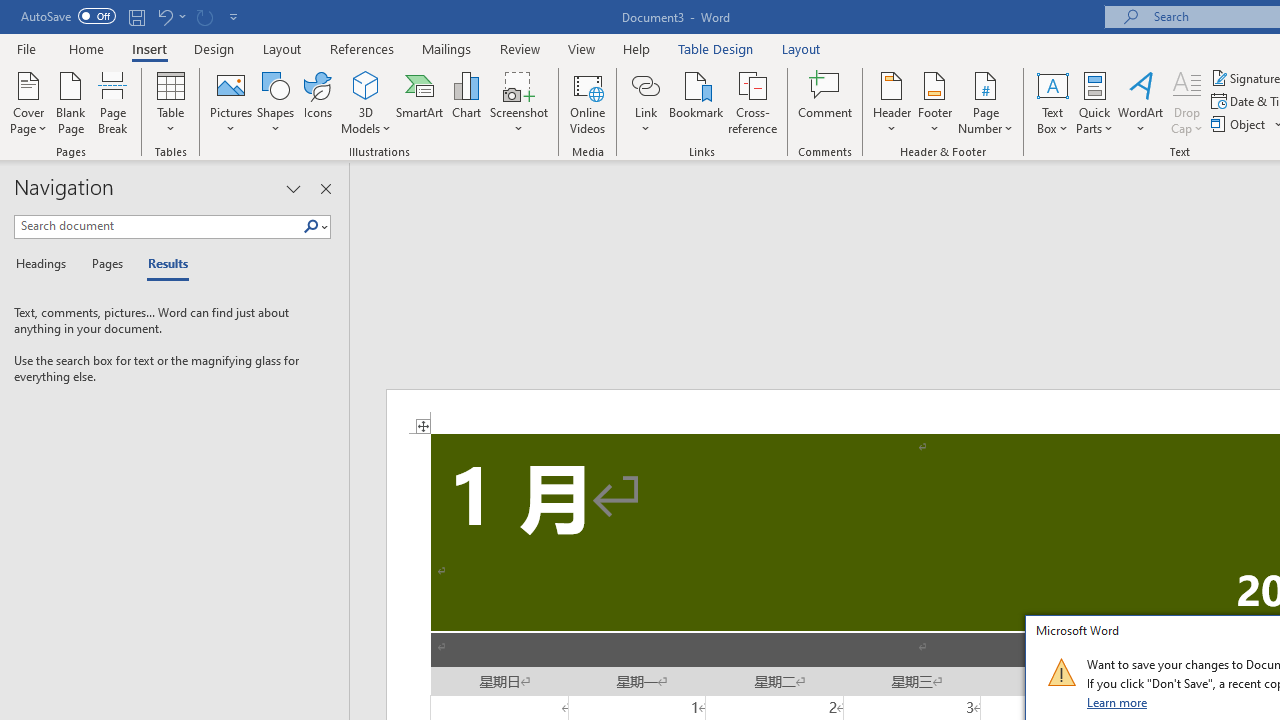  I want to click on 'Text Box', so click(1051, 103).